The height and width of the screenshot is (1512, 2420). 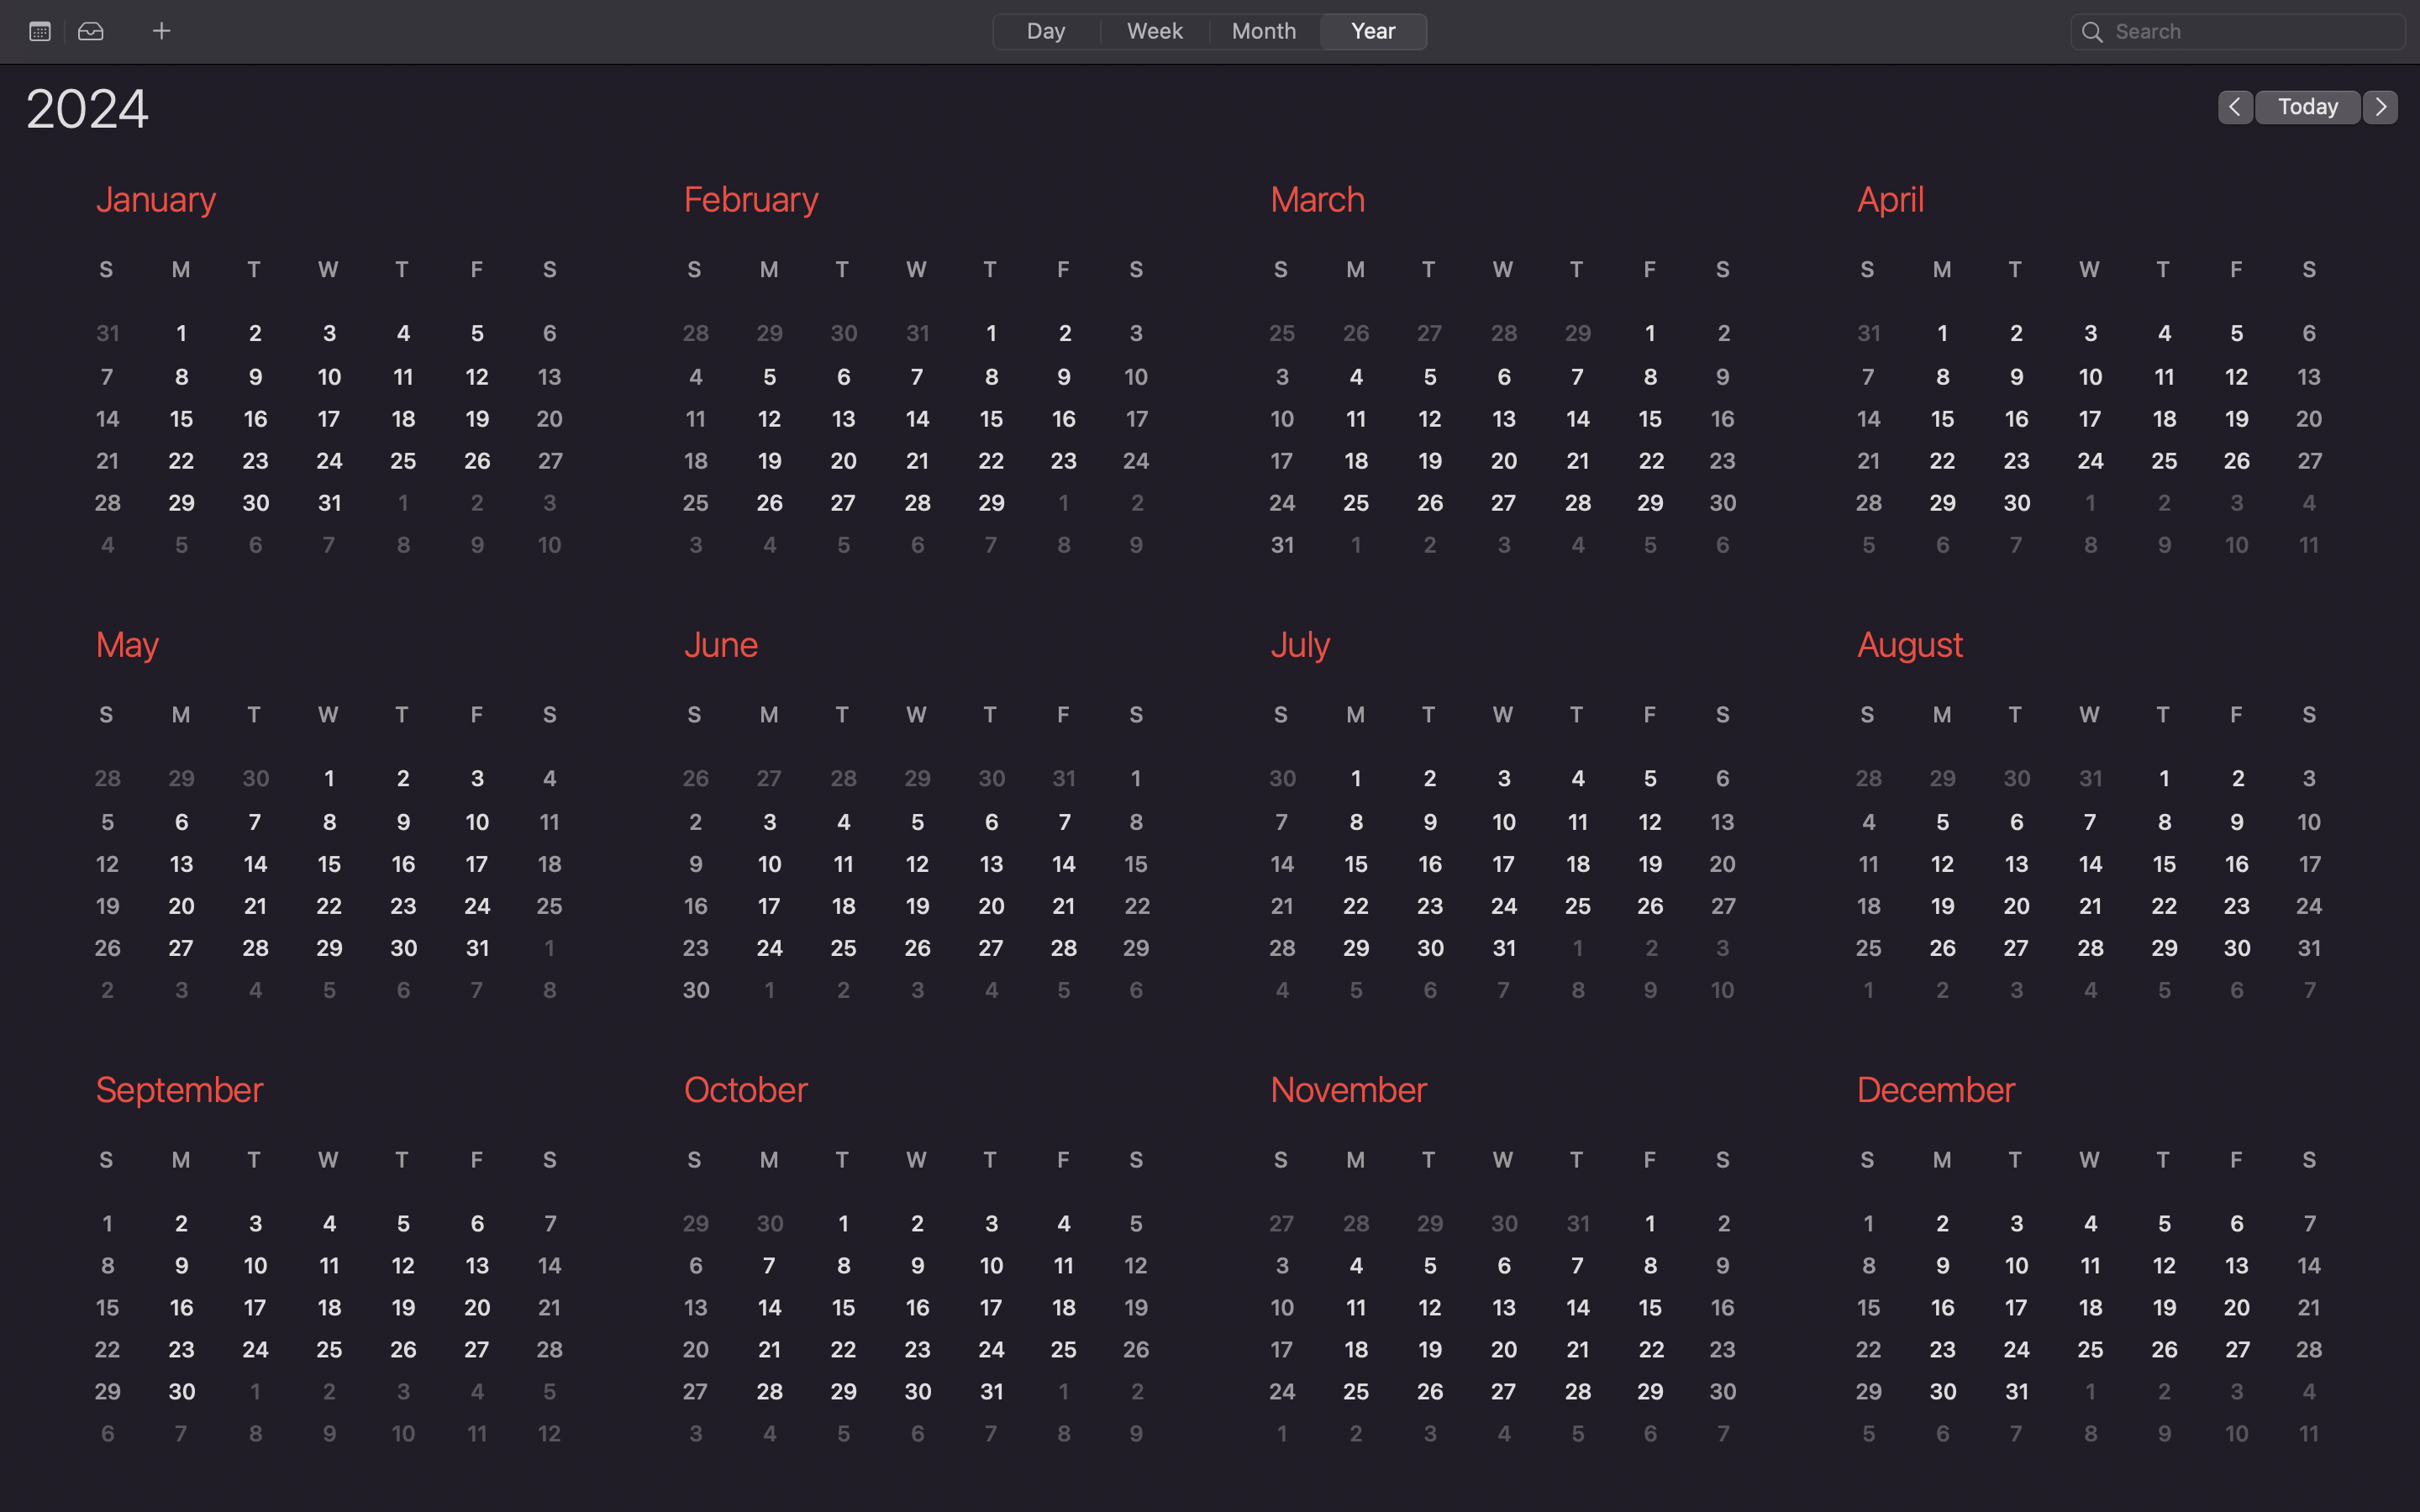 I want to click on the calendar for the month of February to observe all planned events, so click(x=911, y=376).